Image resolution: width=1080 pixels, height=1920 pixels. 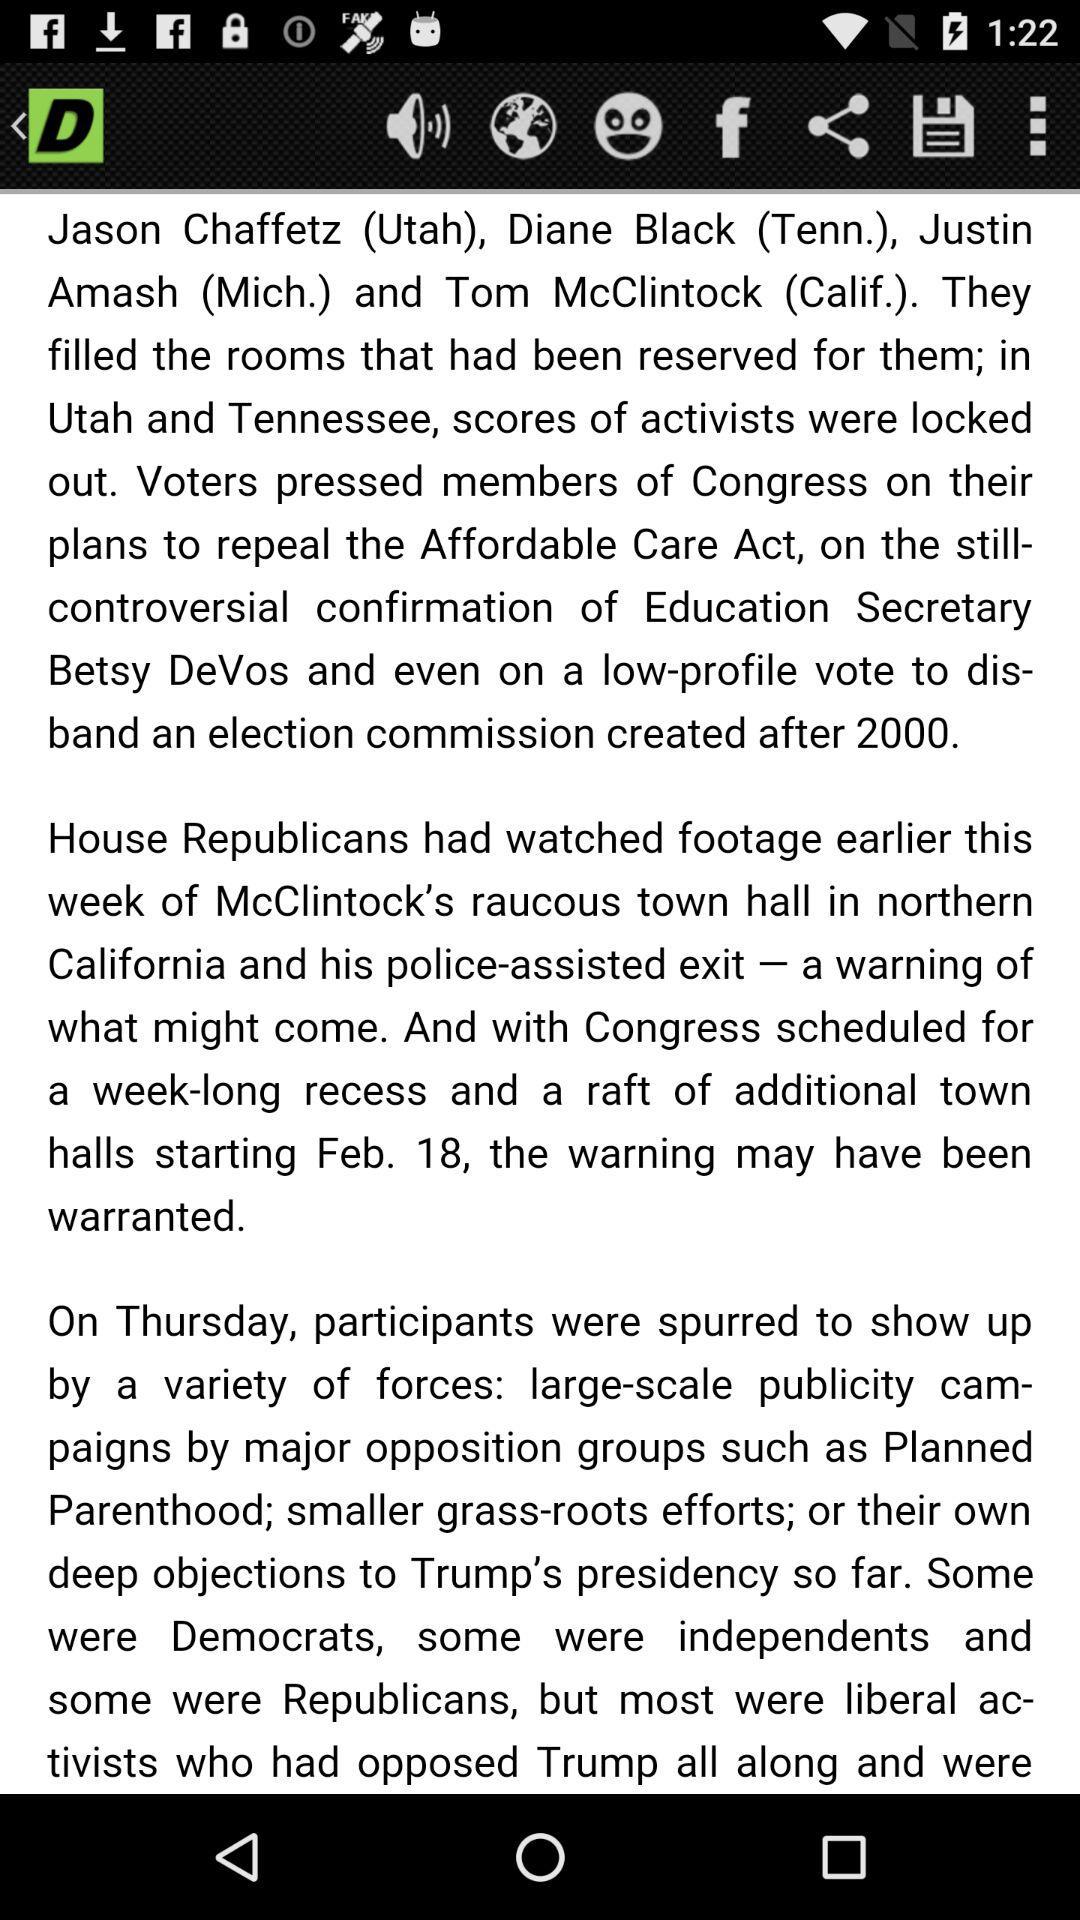 I want to click on the more icon, so click(x=1036, y=133).